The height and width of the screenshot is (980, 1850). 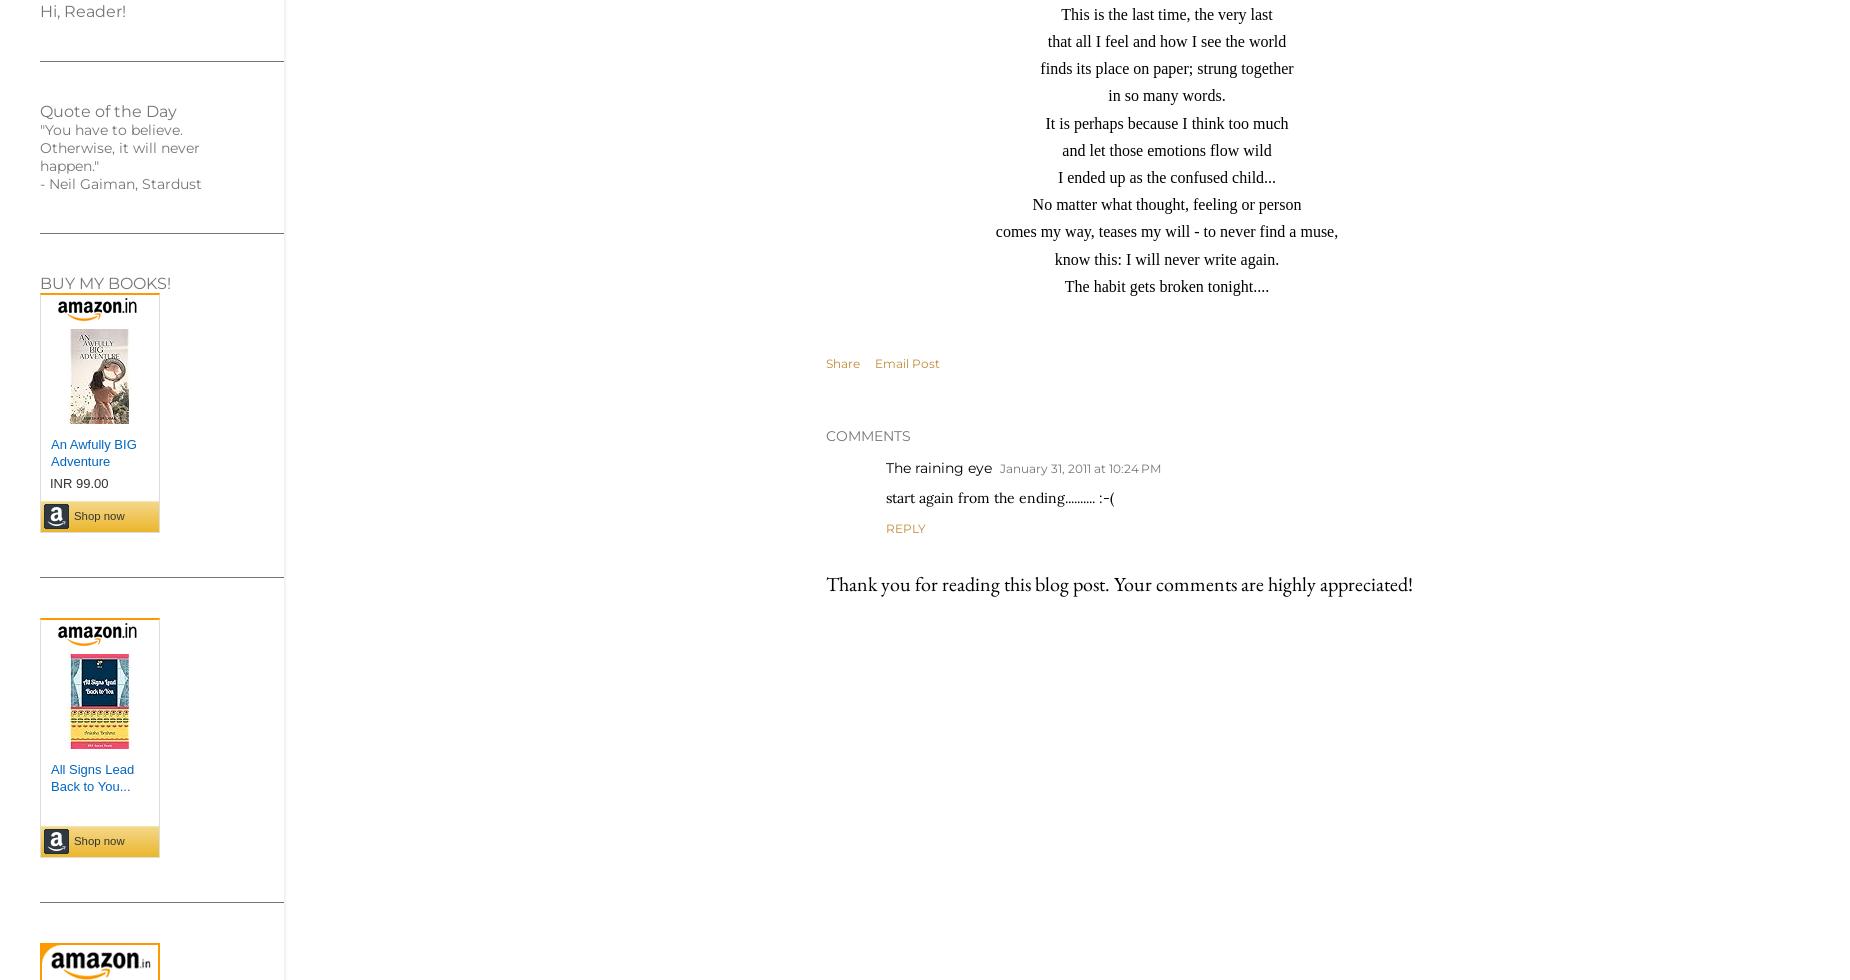 I want to click on 'and let those emotions flow wild', so click(x=1165, y=149).